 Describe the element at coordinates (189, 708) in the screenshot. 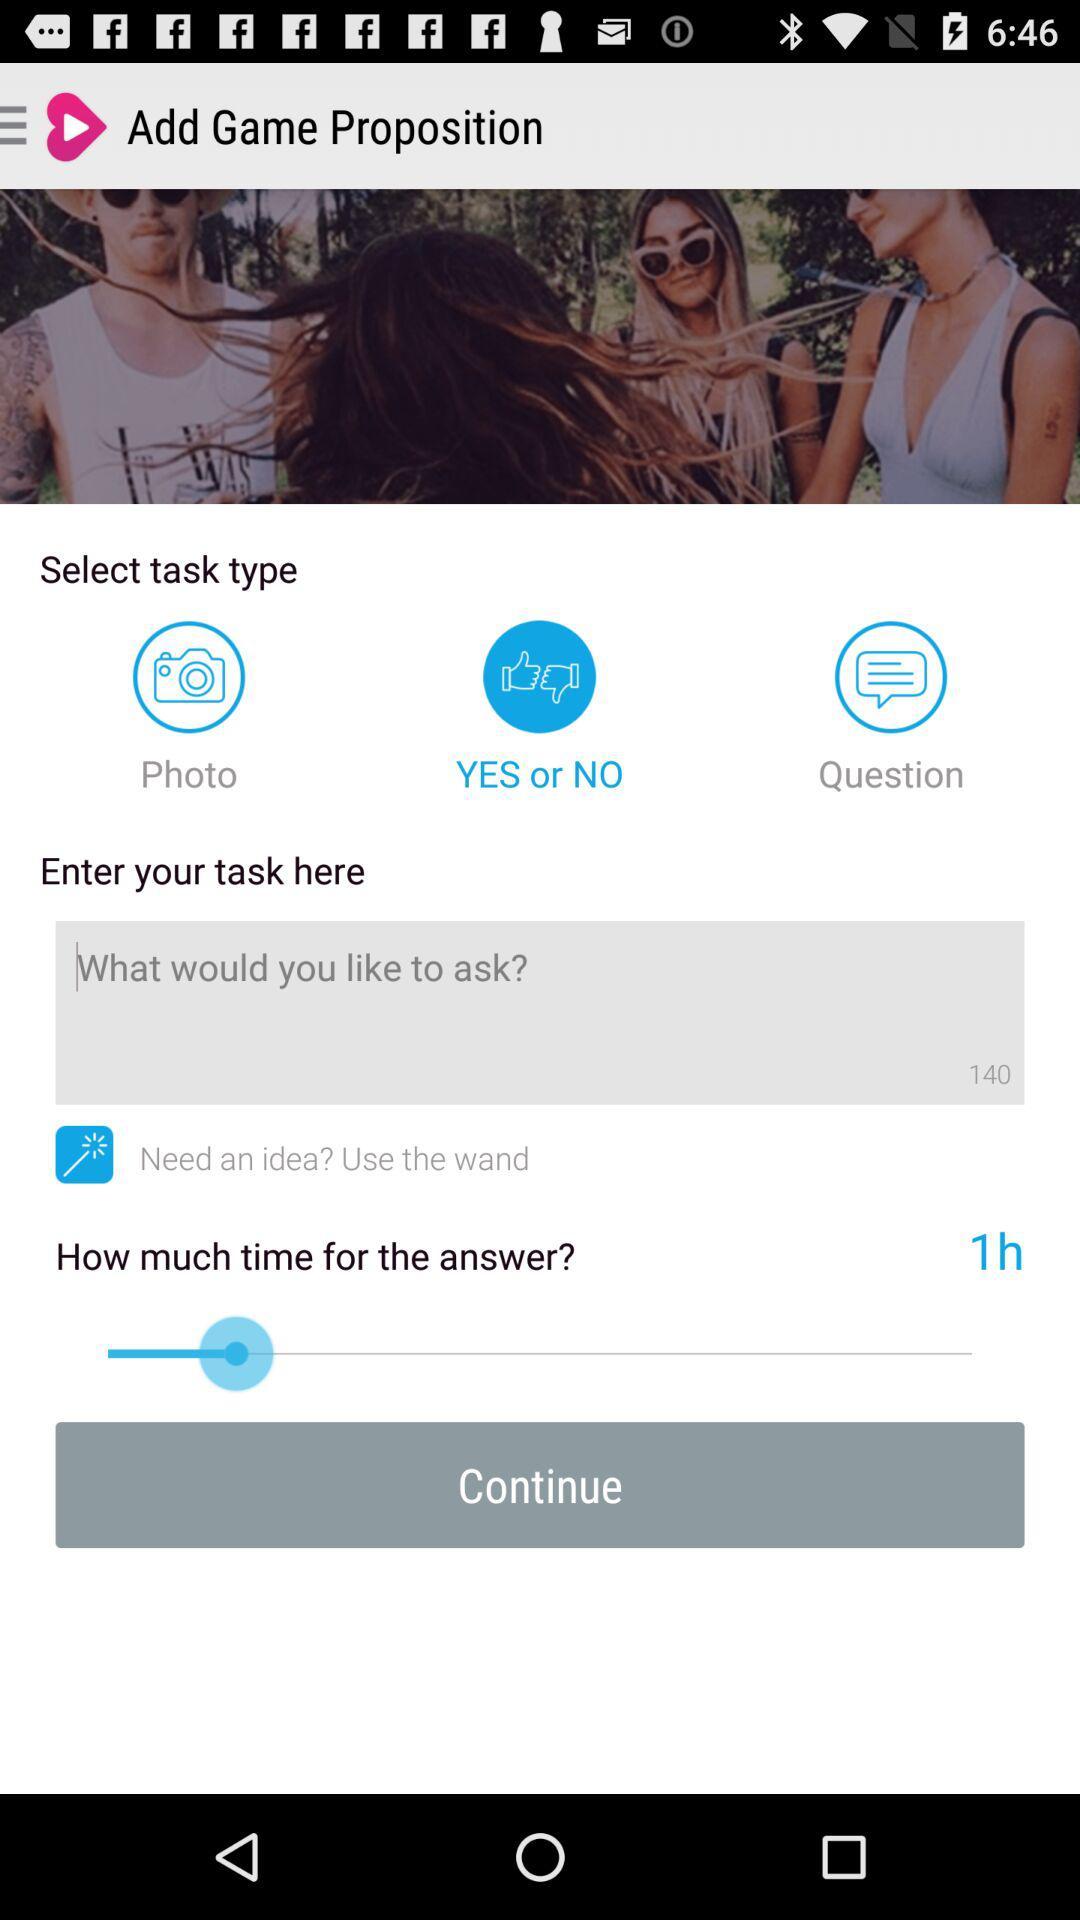

I see `icon above the enter your task item` at that location.